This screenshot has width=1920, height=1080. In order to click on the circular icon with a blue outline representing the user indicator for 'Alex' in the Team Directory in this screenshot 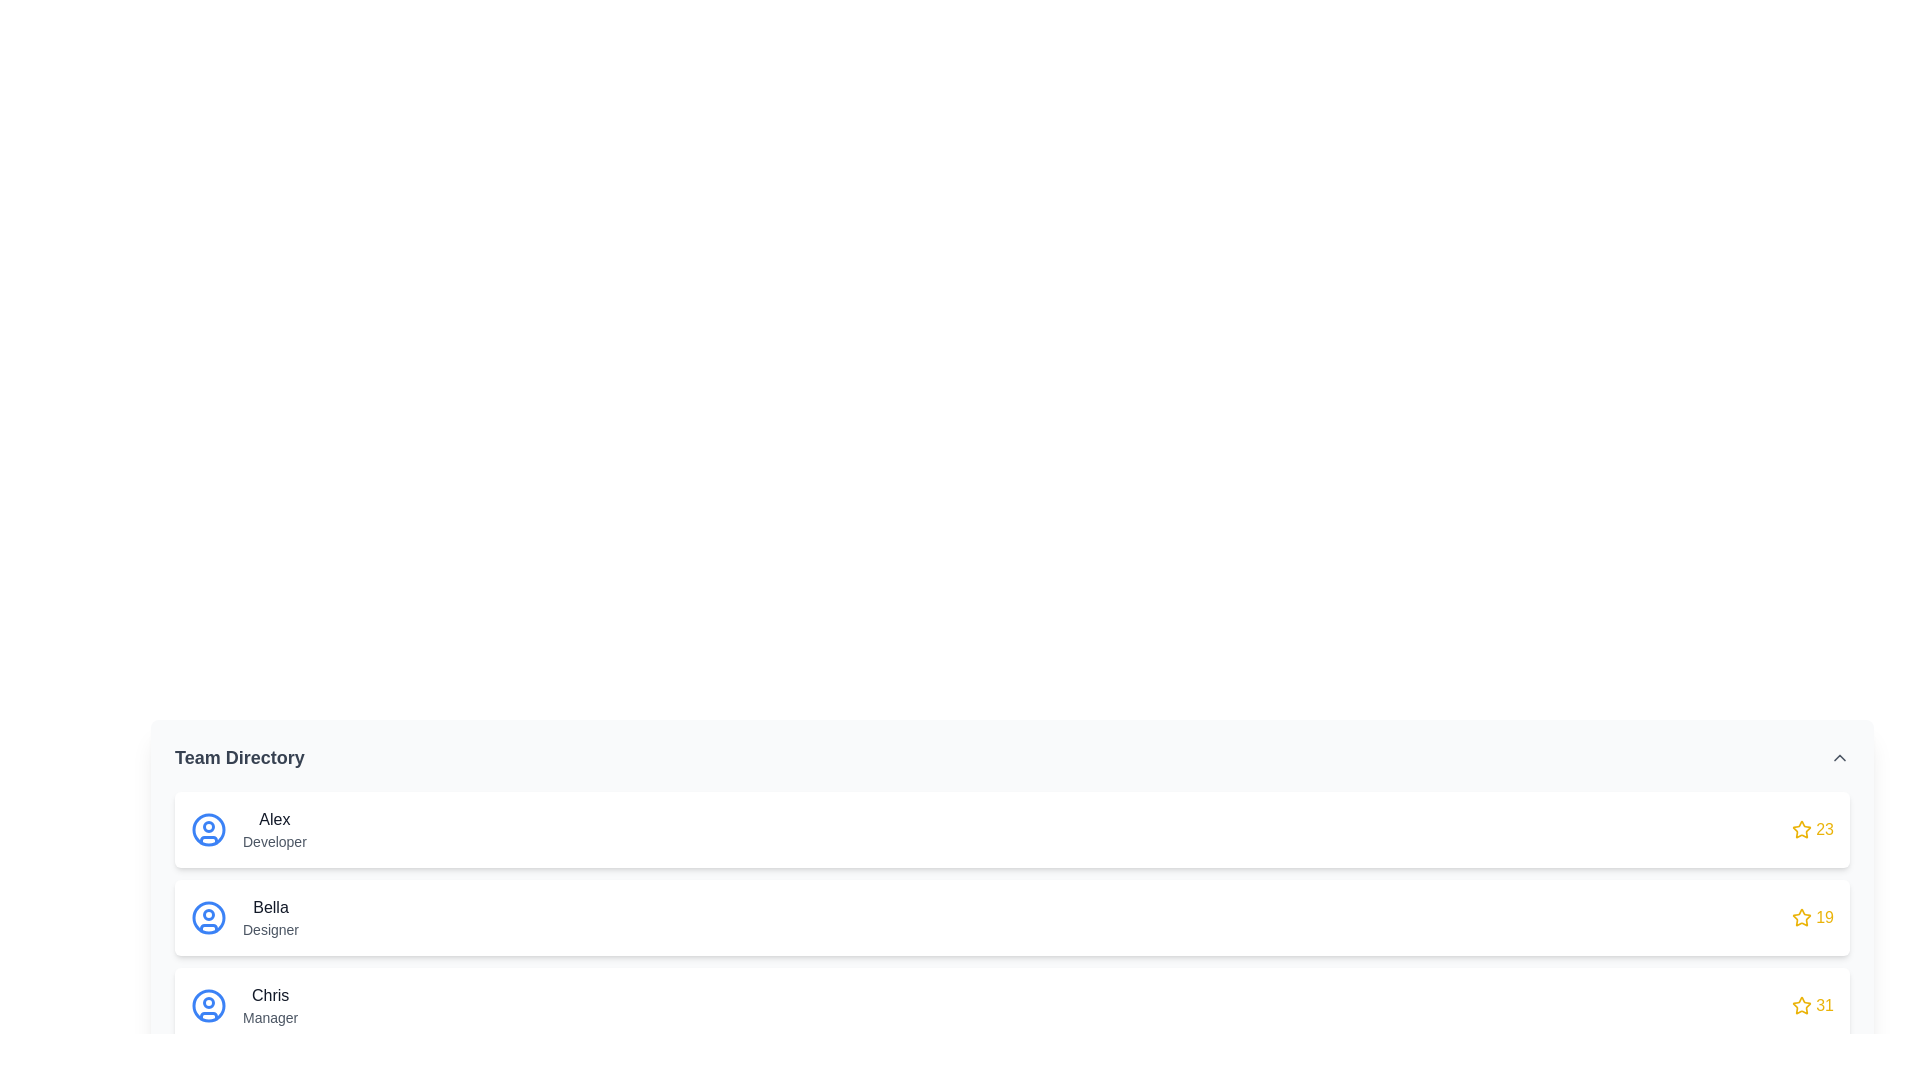, I will do `click(209, 829)`.